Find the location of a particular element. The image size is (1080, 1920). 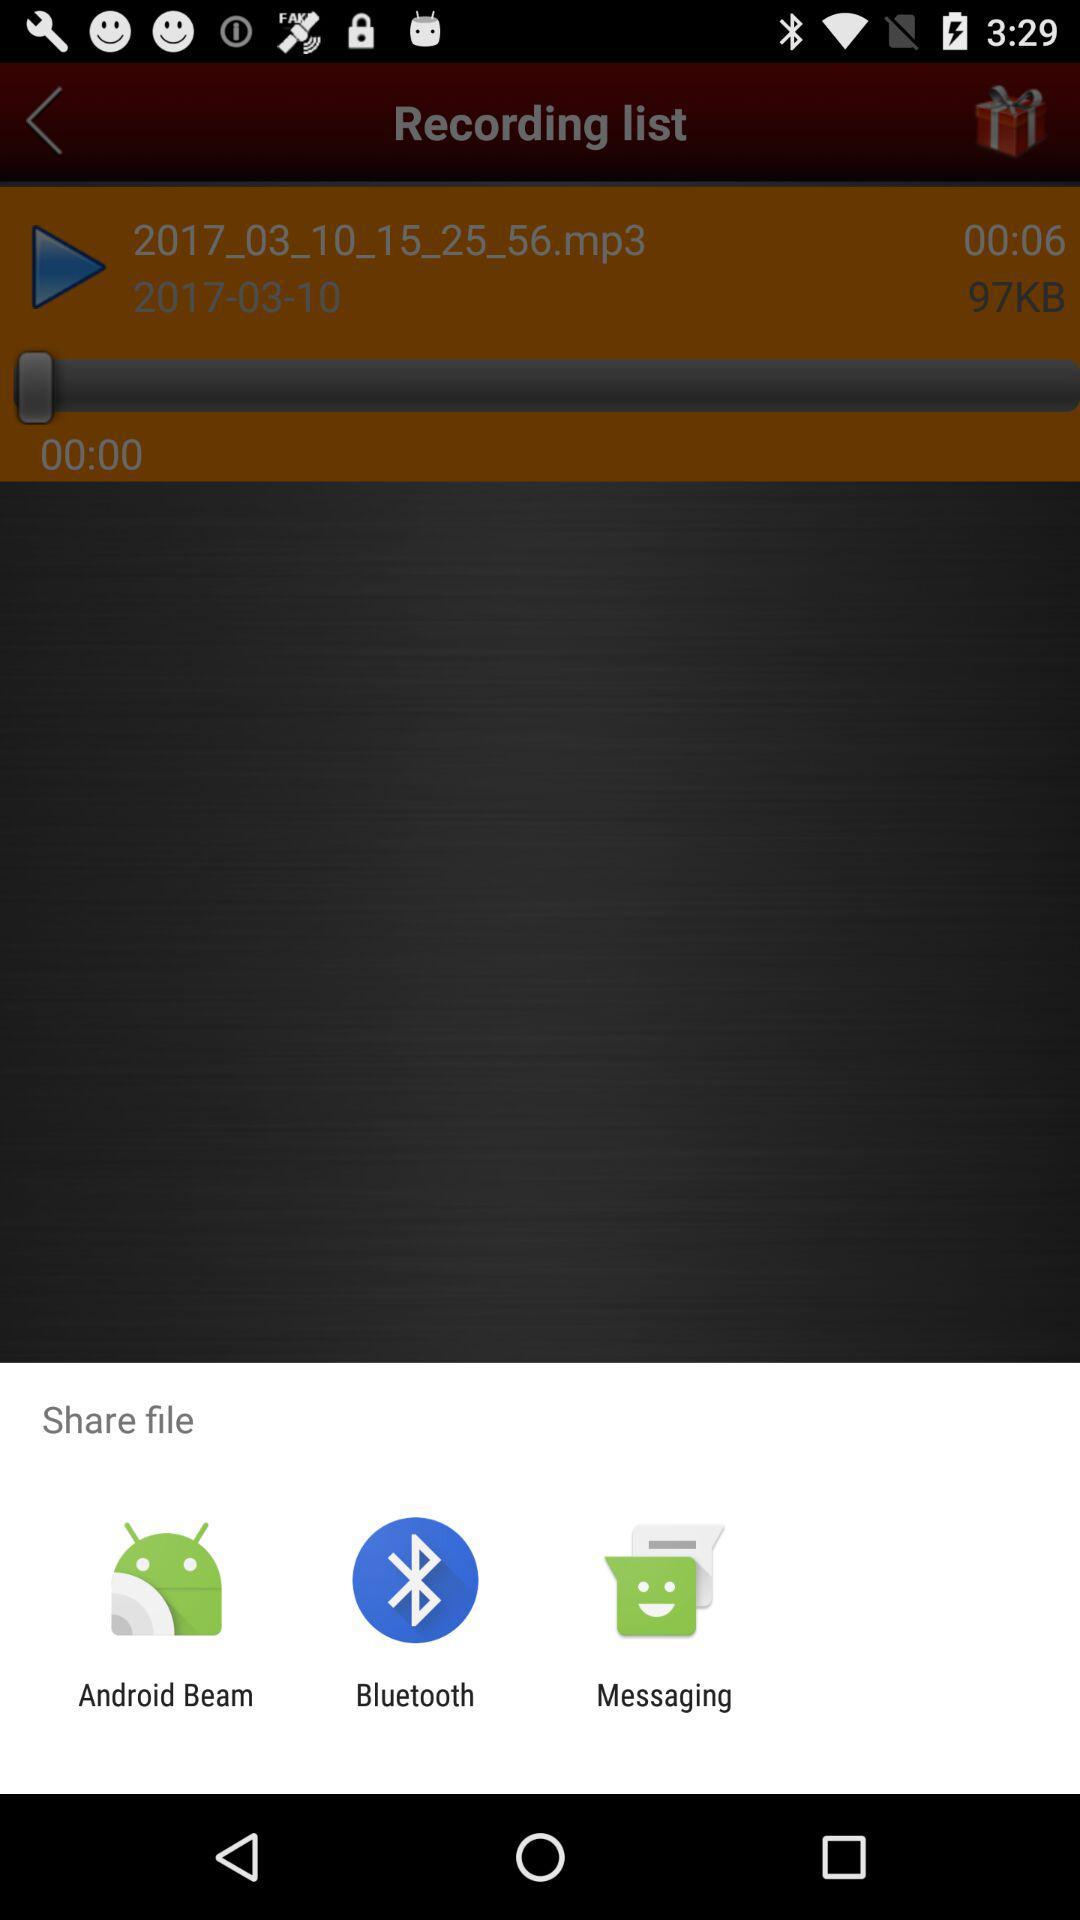

the messaging icon is located at coordinates (664, 1711).